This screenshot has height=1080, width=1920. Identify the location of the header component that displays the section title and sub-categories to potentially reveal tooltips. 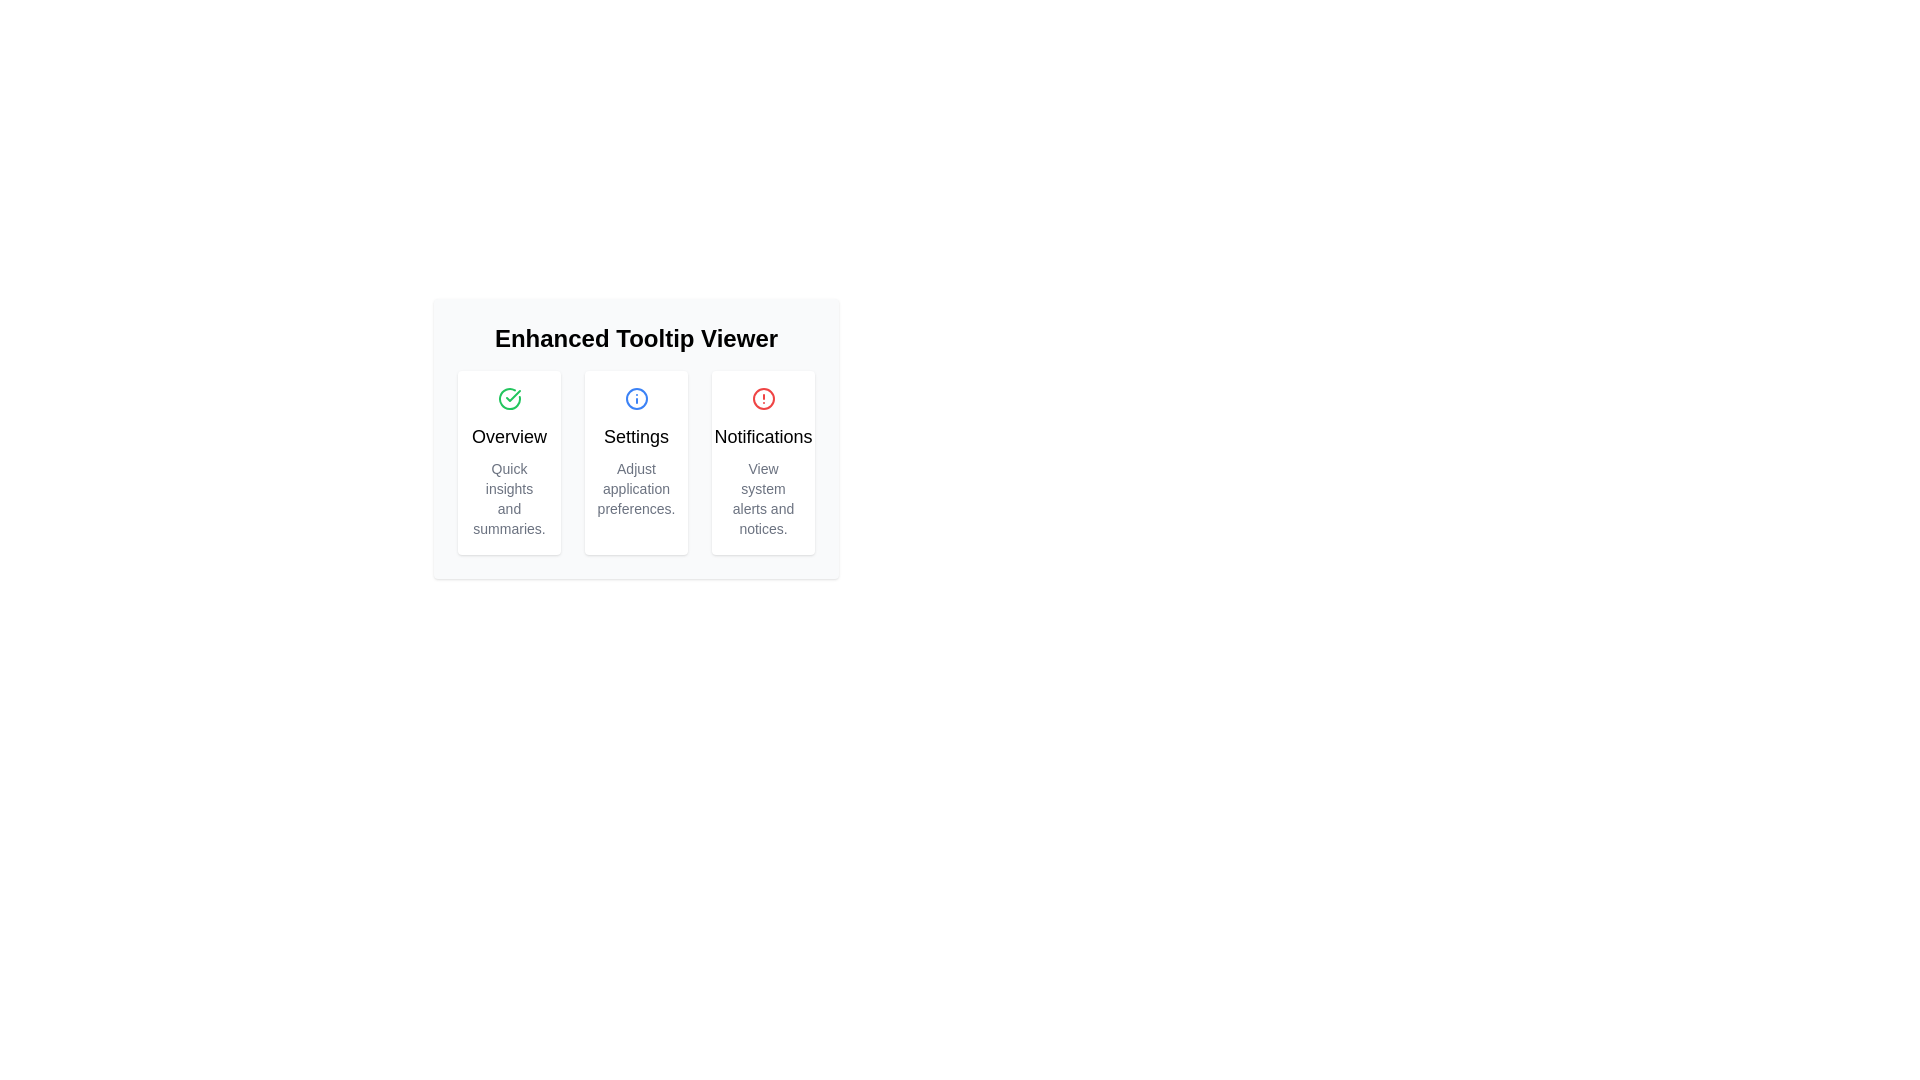
(635, 438).